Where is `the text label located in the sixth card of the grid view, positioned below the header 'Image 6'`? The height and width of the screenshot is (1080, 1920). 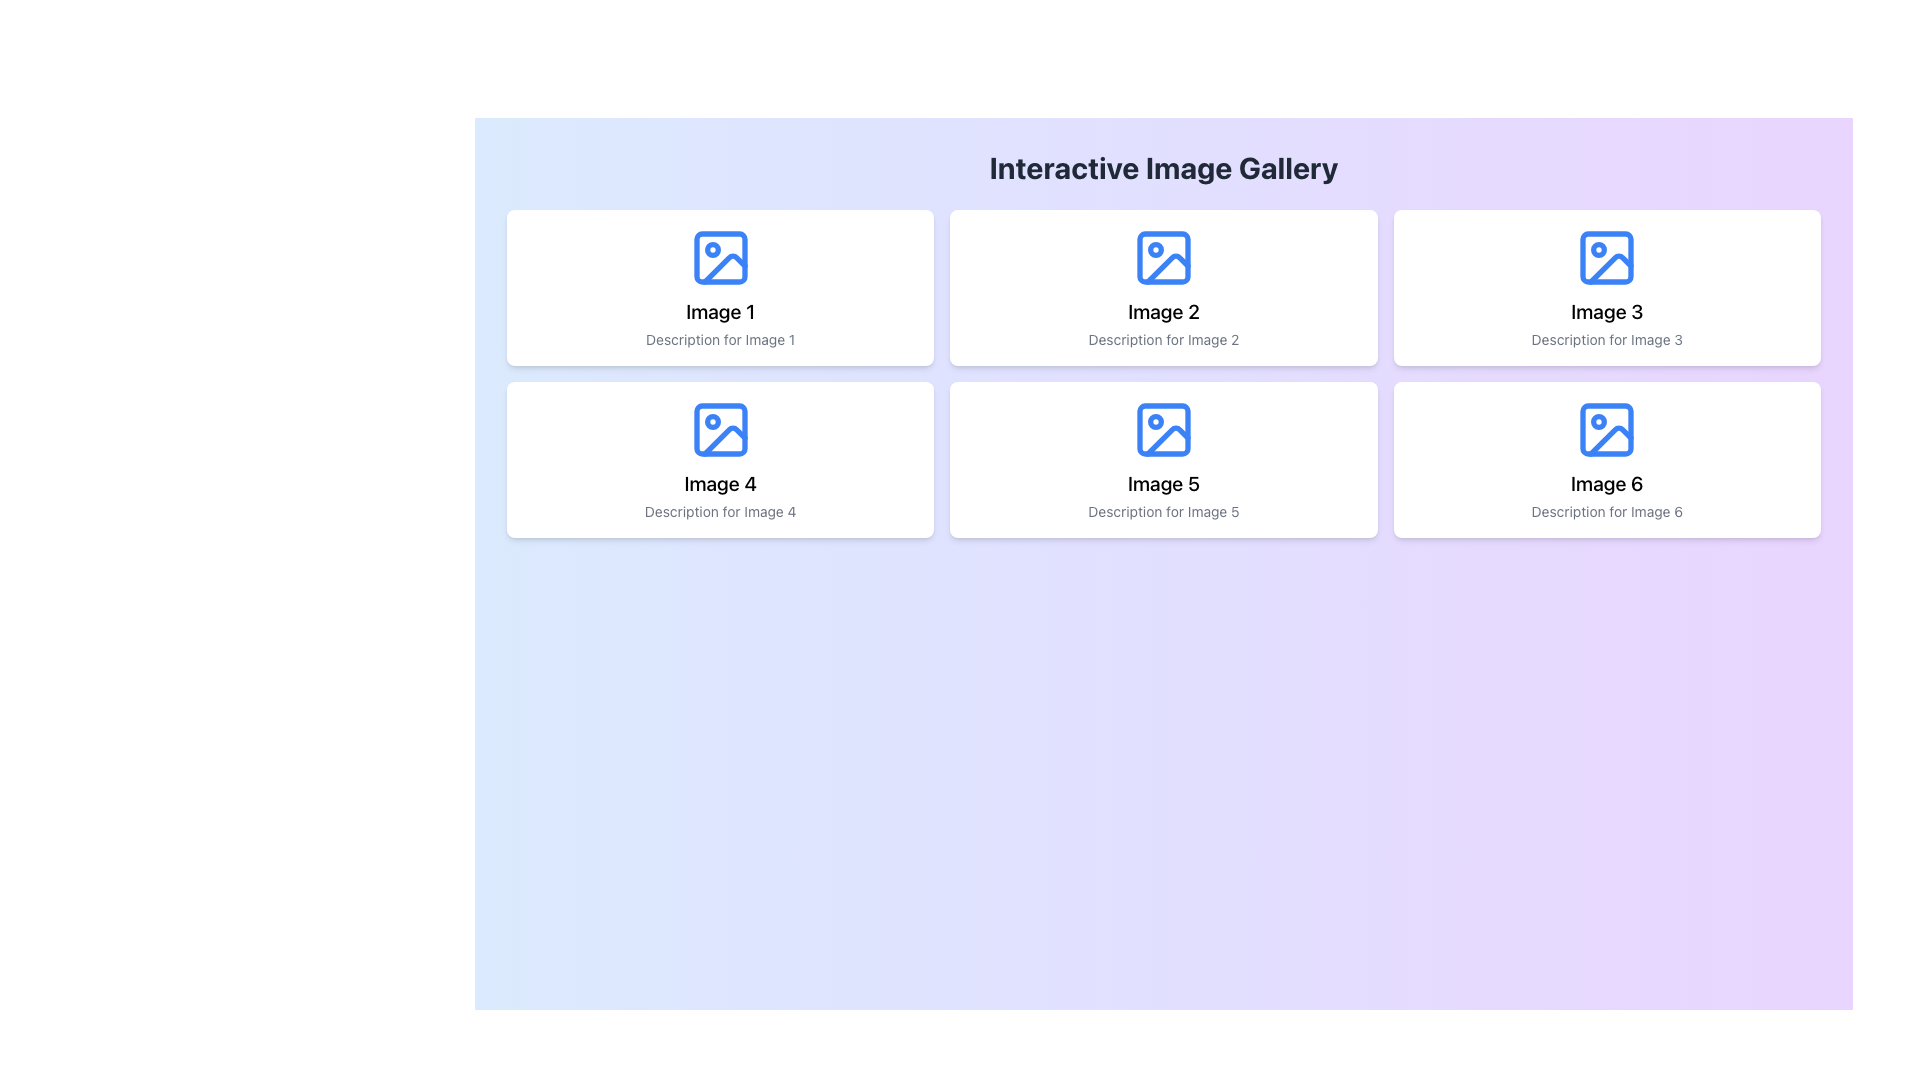
the text label located in the sixth card of the grid view, positioned below the header 'Image 6' is located at coordinates (1607, 511).